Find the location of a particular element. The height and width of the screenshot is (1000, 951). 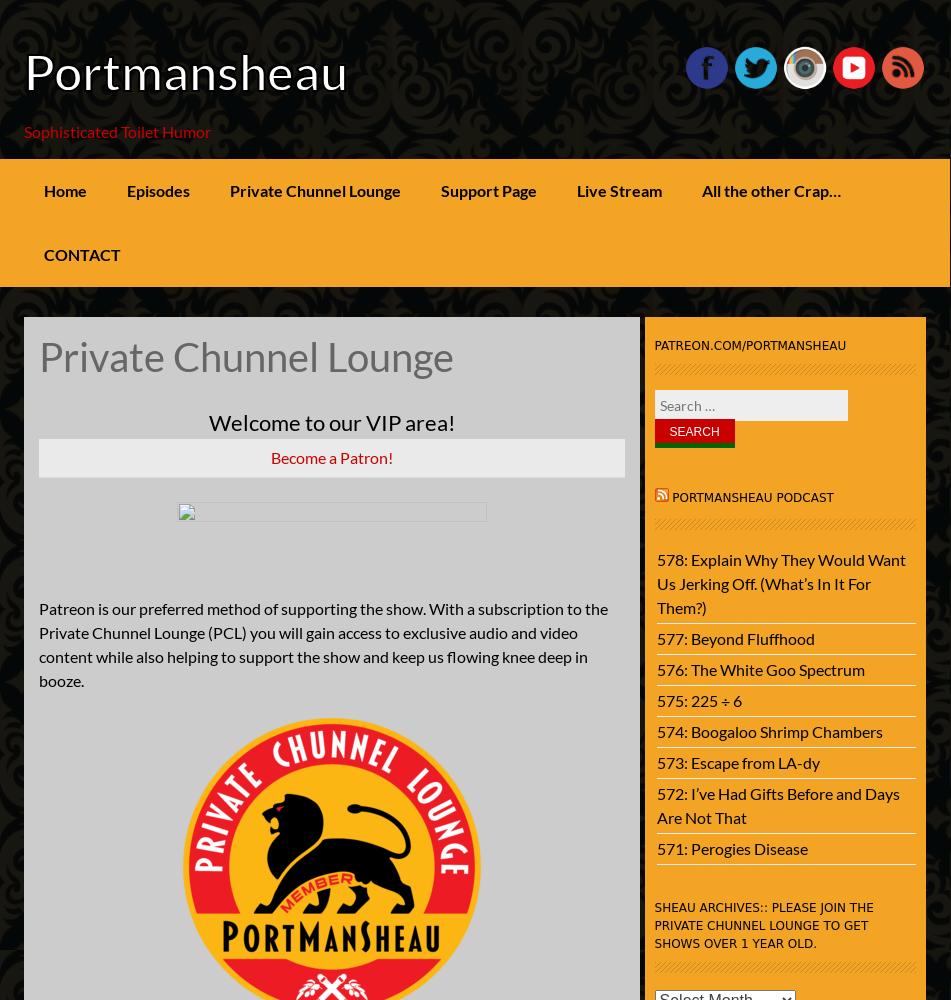

'patreon.com/portmansheau' is located at coordinates (748, 345).